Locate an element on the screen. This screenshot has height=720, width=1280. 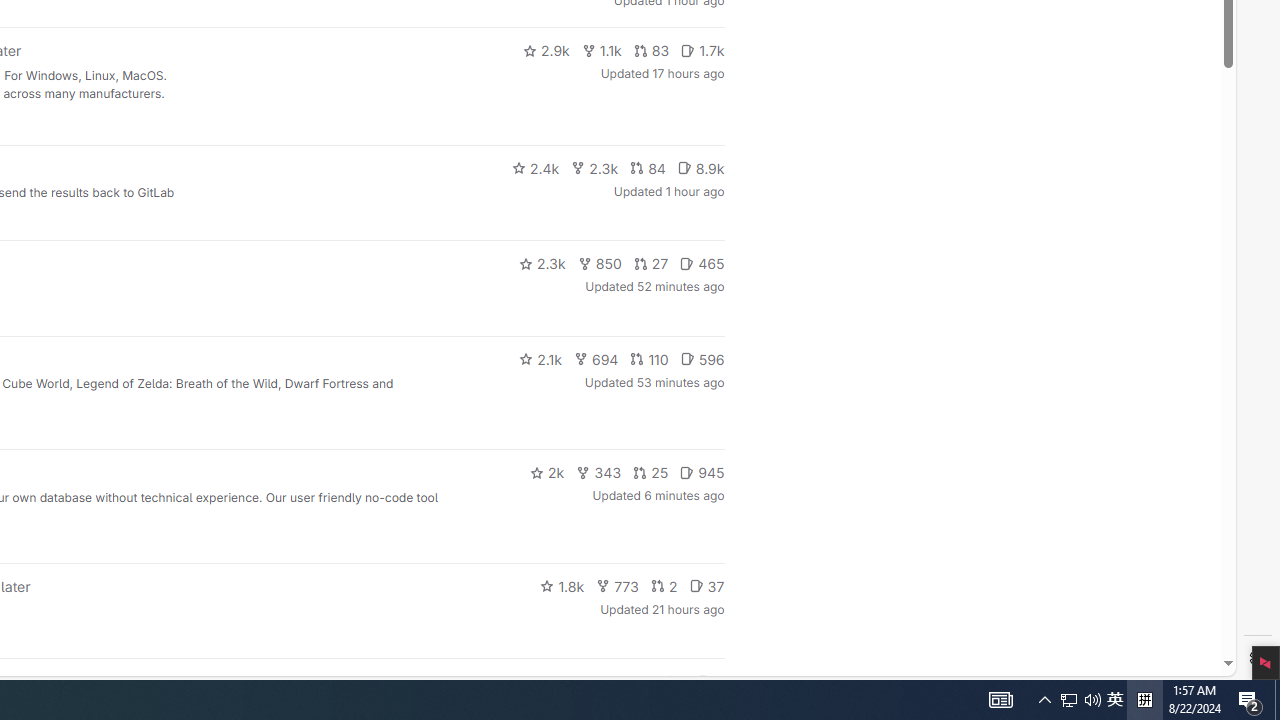
'773' is located at coordinates (617, 585).